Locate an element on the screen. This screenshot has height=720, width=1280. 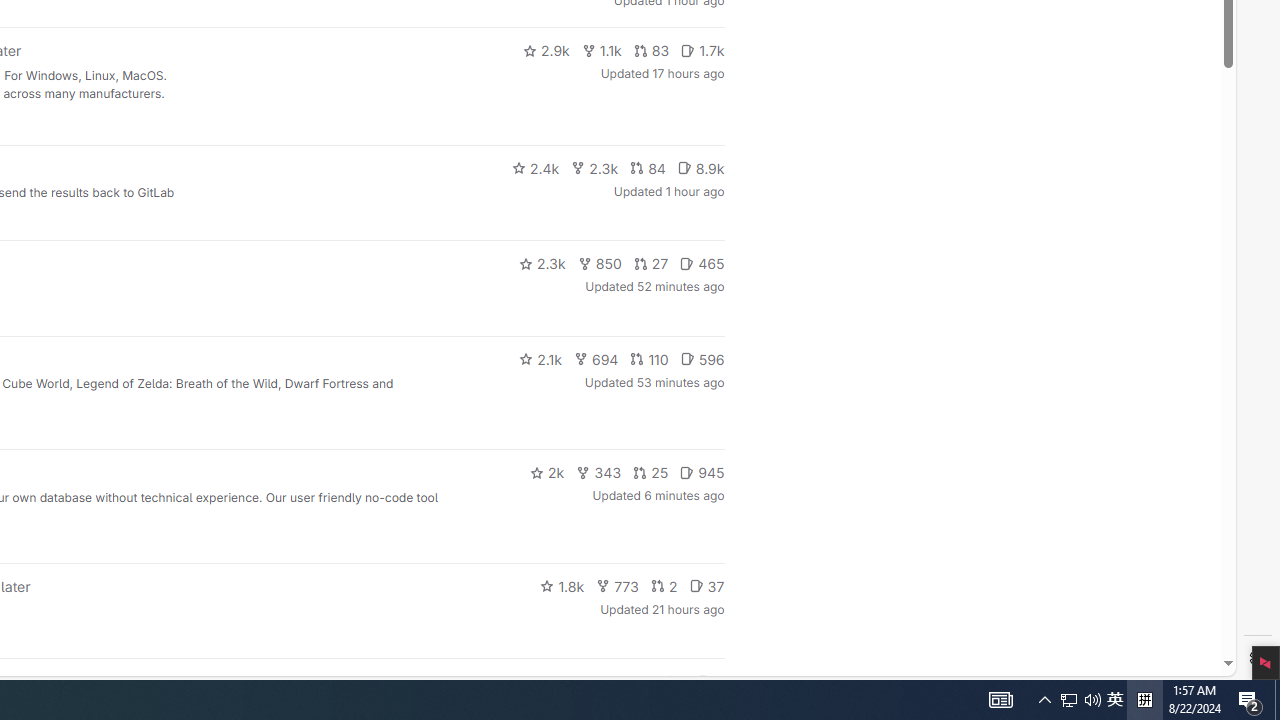
'773' is located at coordinates (617, 585).